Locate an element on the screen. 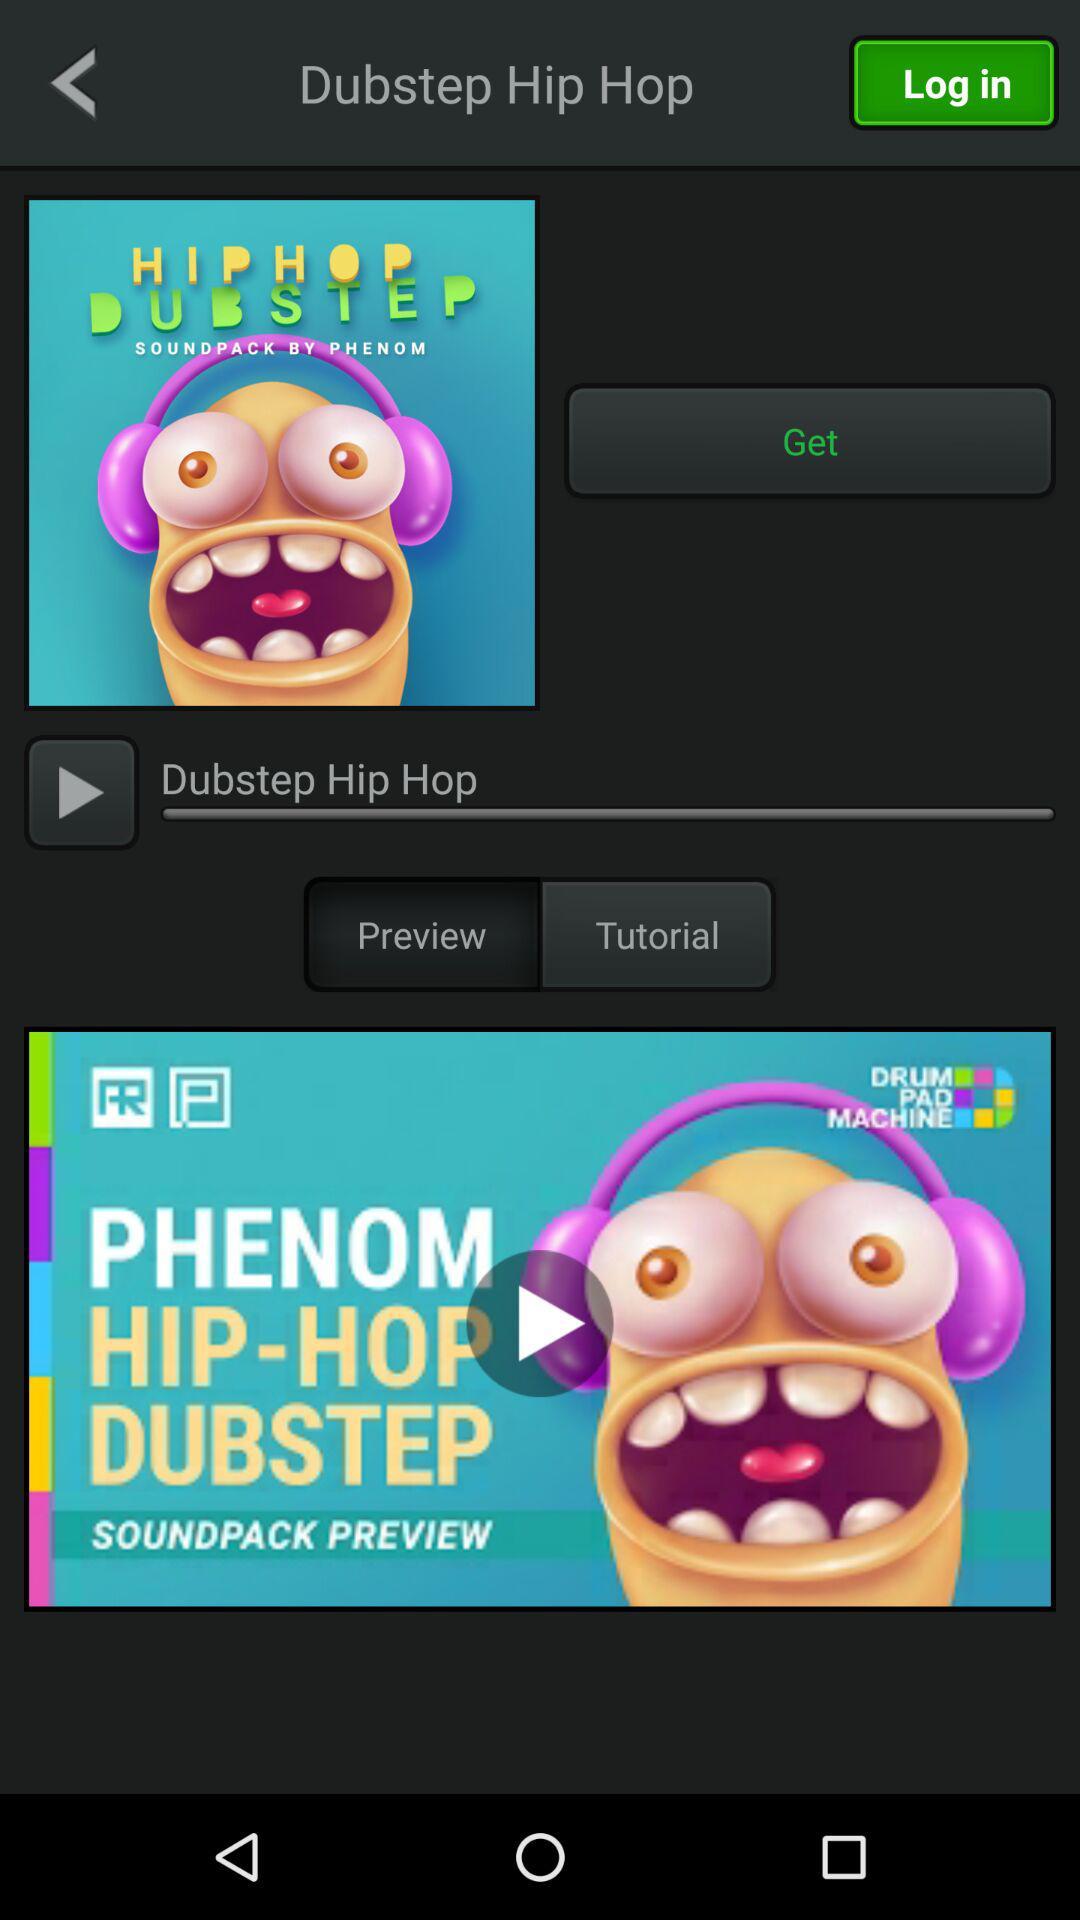  the get icon is located at coordinates (810, 440).